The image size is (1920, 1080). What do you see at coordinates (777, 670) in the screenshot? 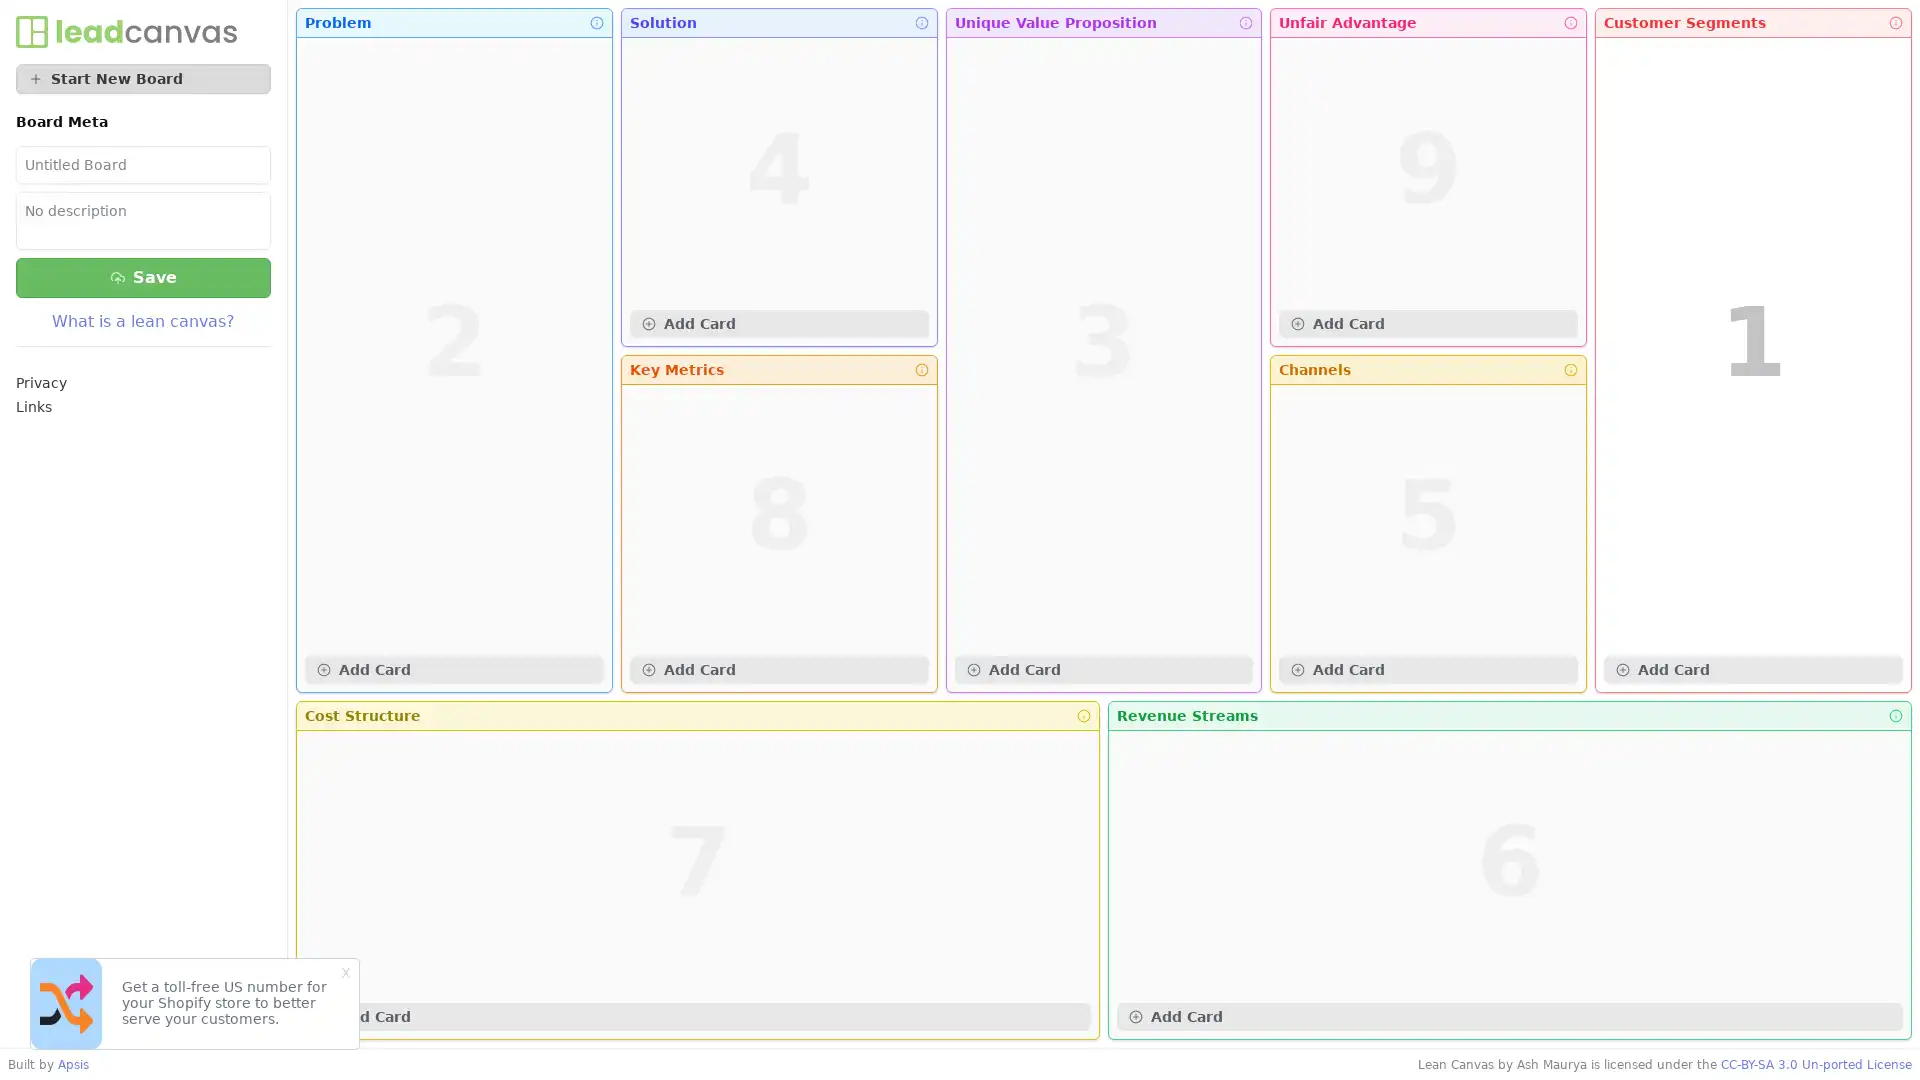
I see `Add Card` at bounding box center [777, 670].